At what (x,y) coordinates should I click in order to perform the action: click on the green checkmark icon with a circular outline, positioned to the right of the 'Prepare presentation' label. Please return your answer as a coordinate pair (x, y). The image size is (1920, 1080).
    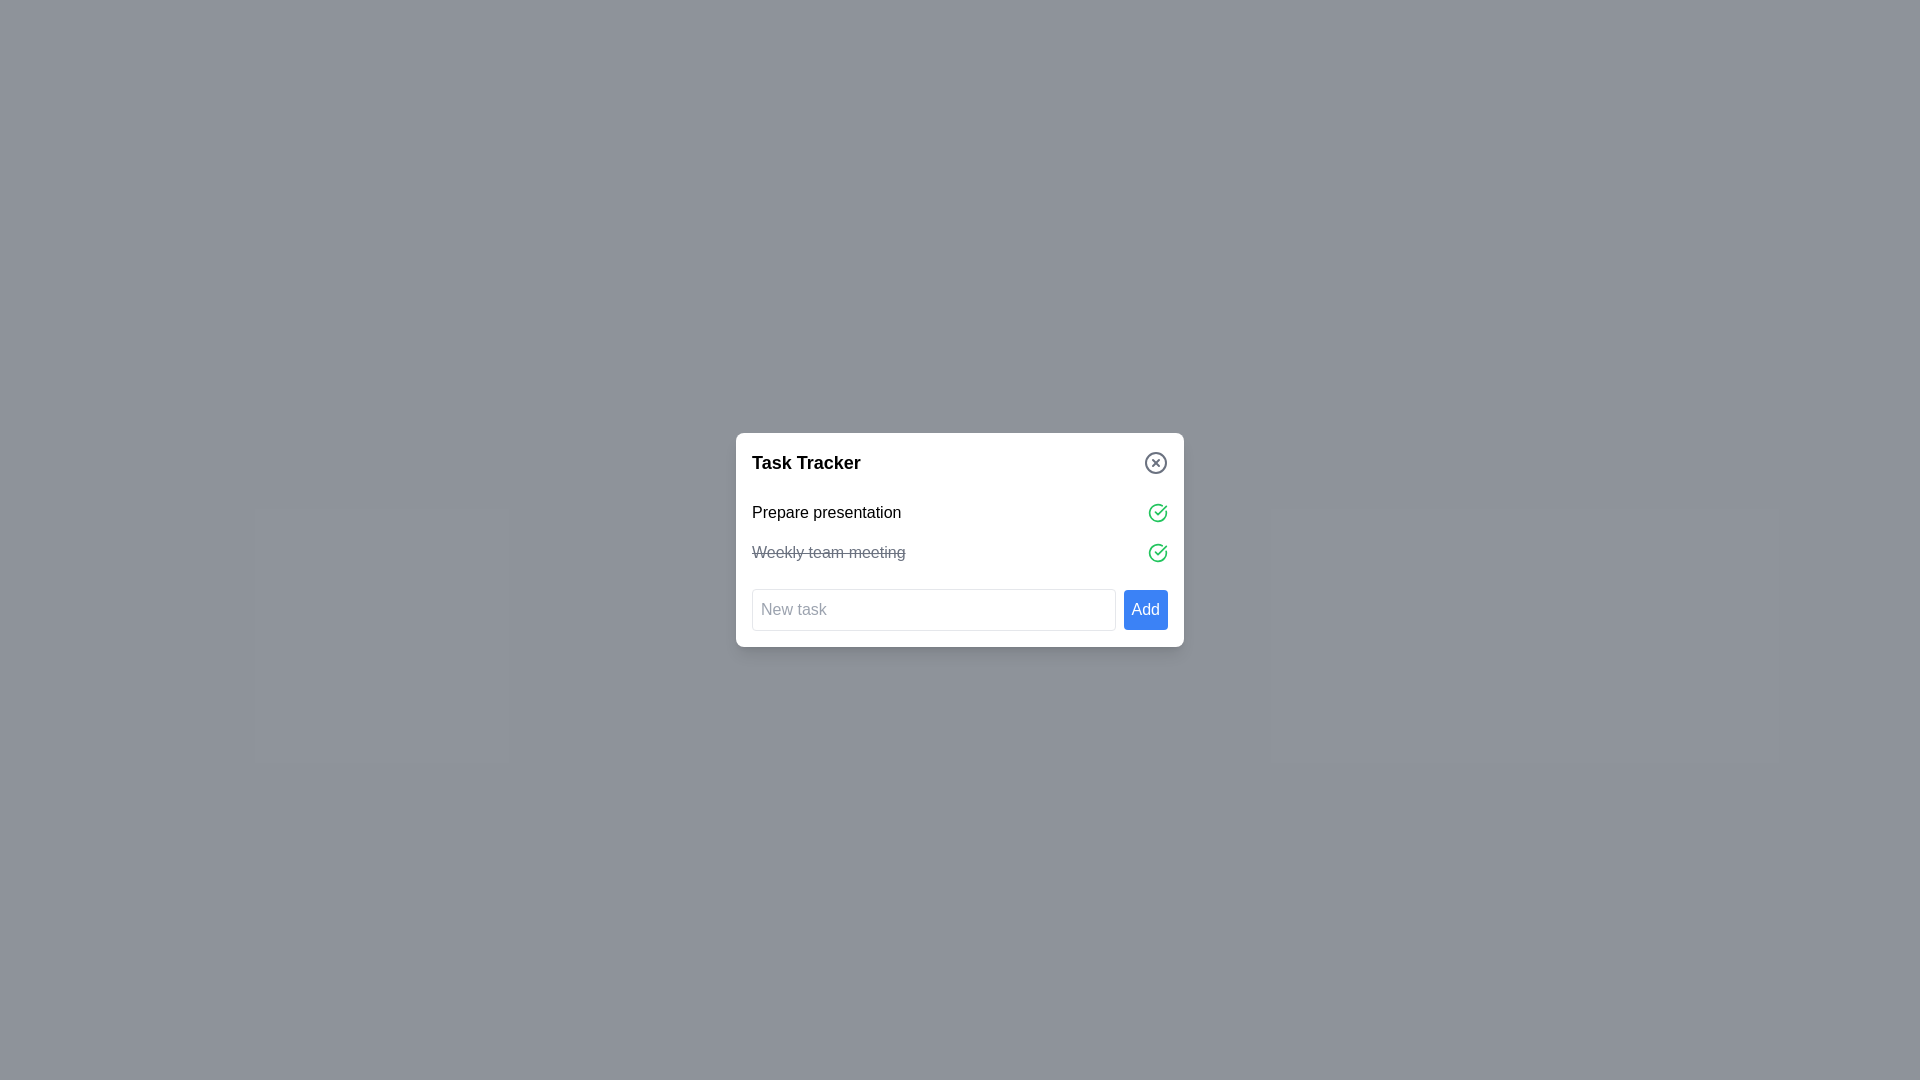
    Looking at the image, I should click on (1157, 512).